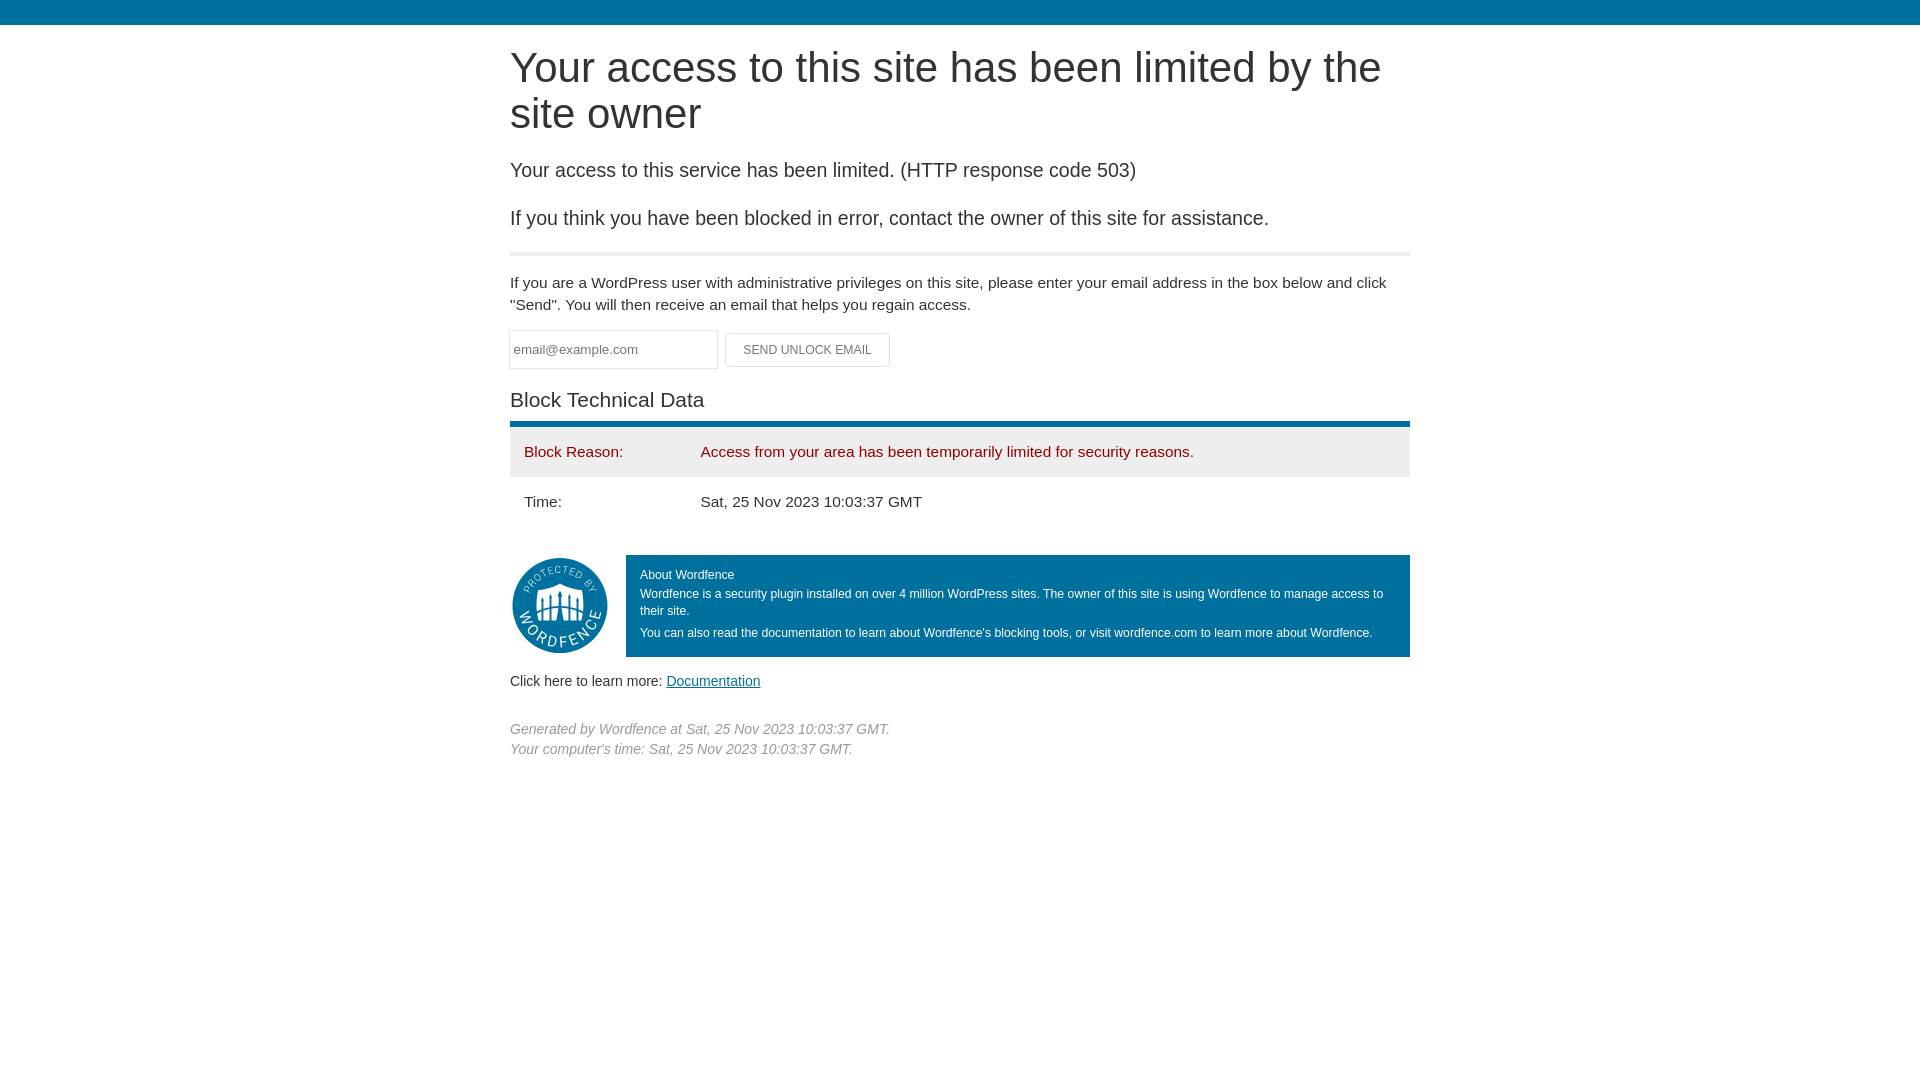  What do you see at coordinates (713, 680) in the screenshot?
I see `'Documentation'` at bounding box center [713, 680].